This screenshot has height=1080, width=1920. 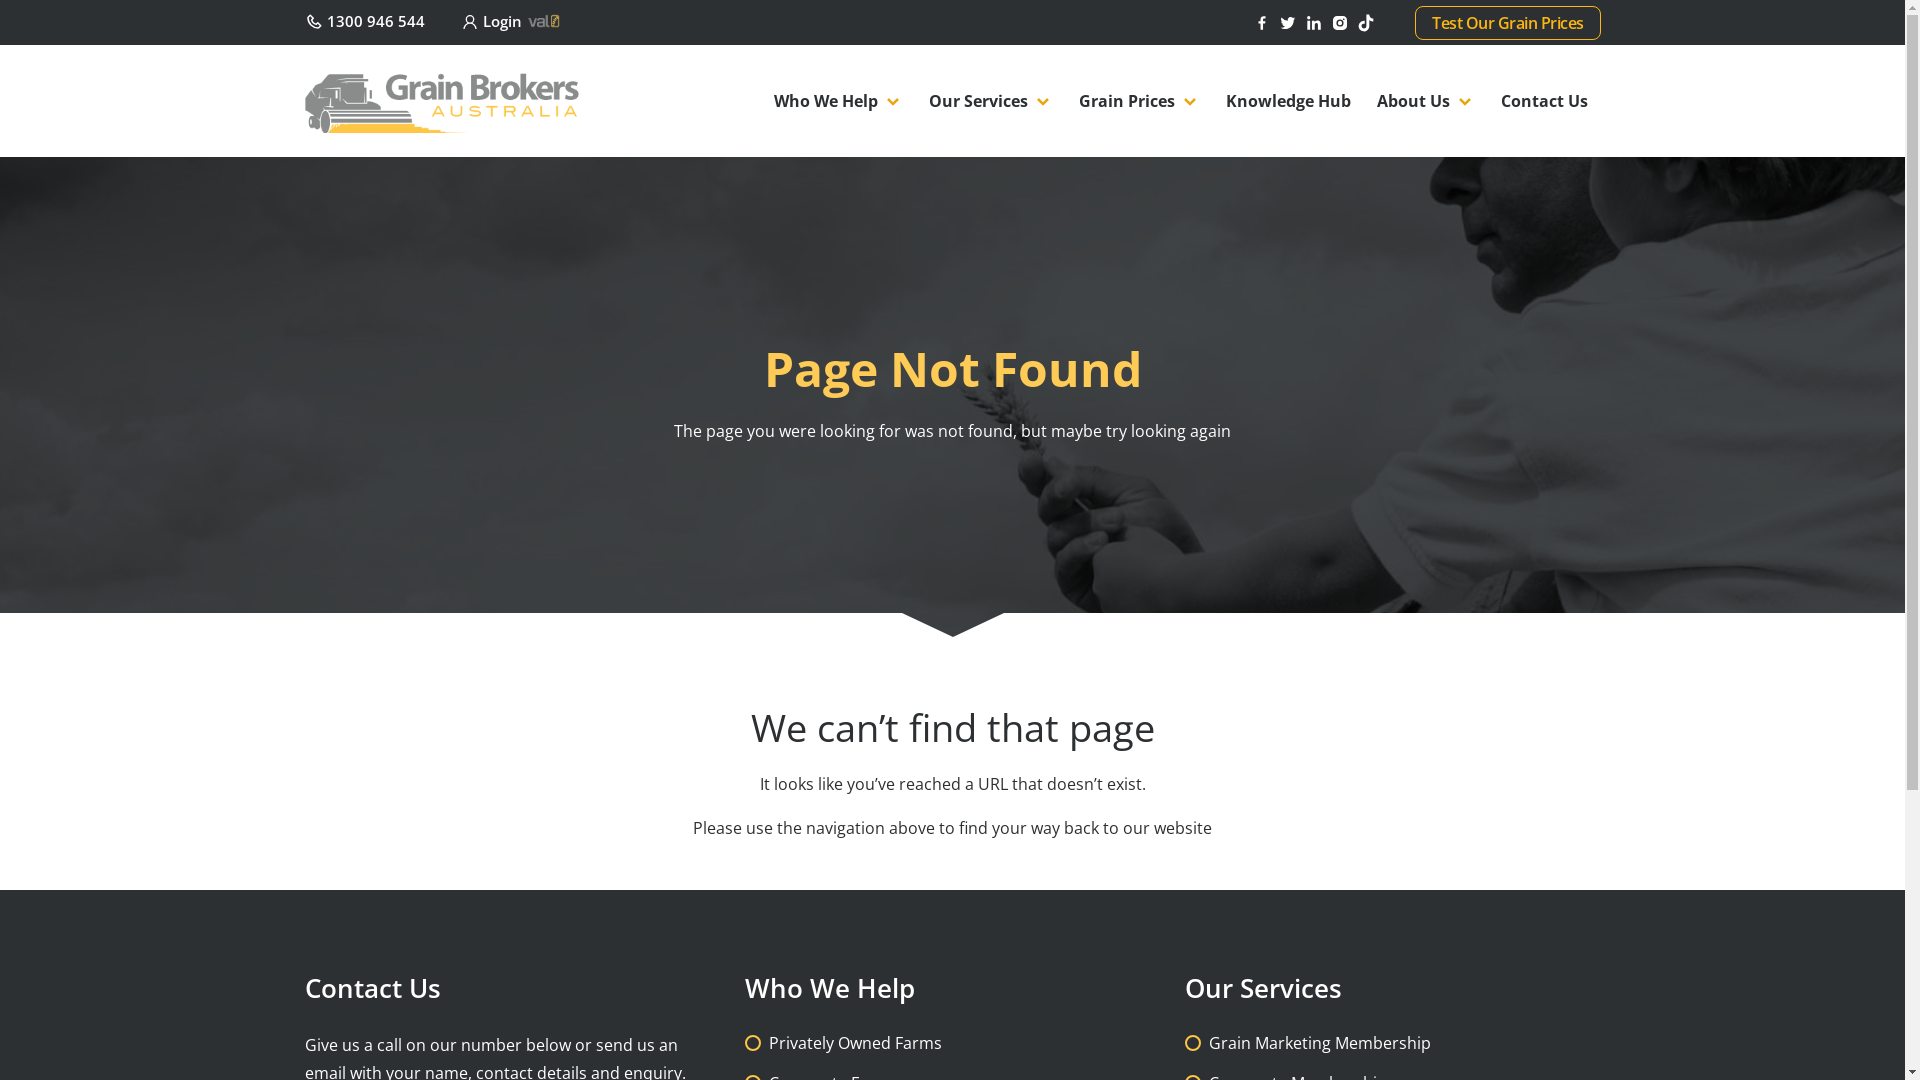 What do you see at coordinates (837, 100) in the screenshot?
I see `'Who We Help'` at bounding box center [837, 100].